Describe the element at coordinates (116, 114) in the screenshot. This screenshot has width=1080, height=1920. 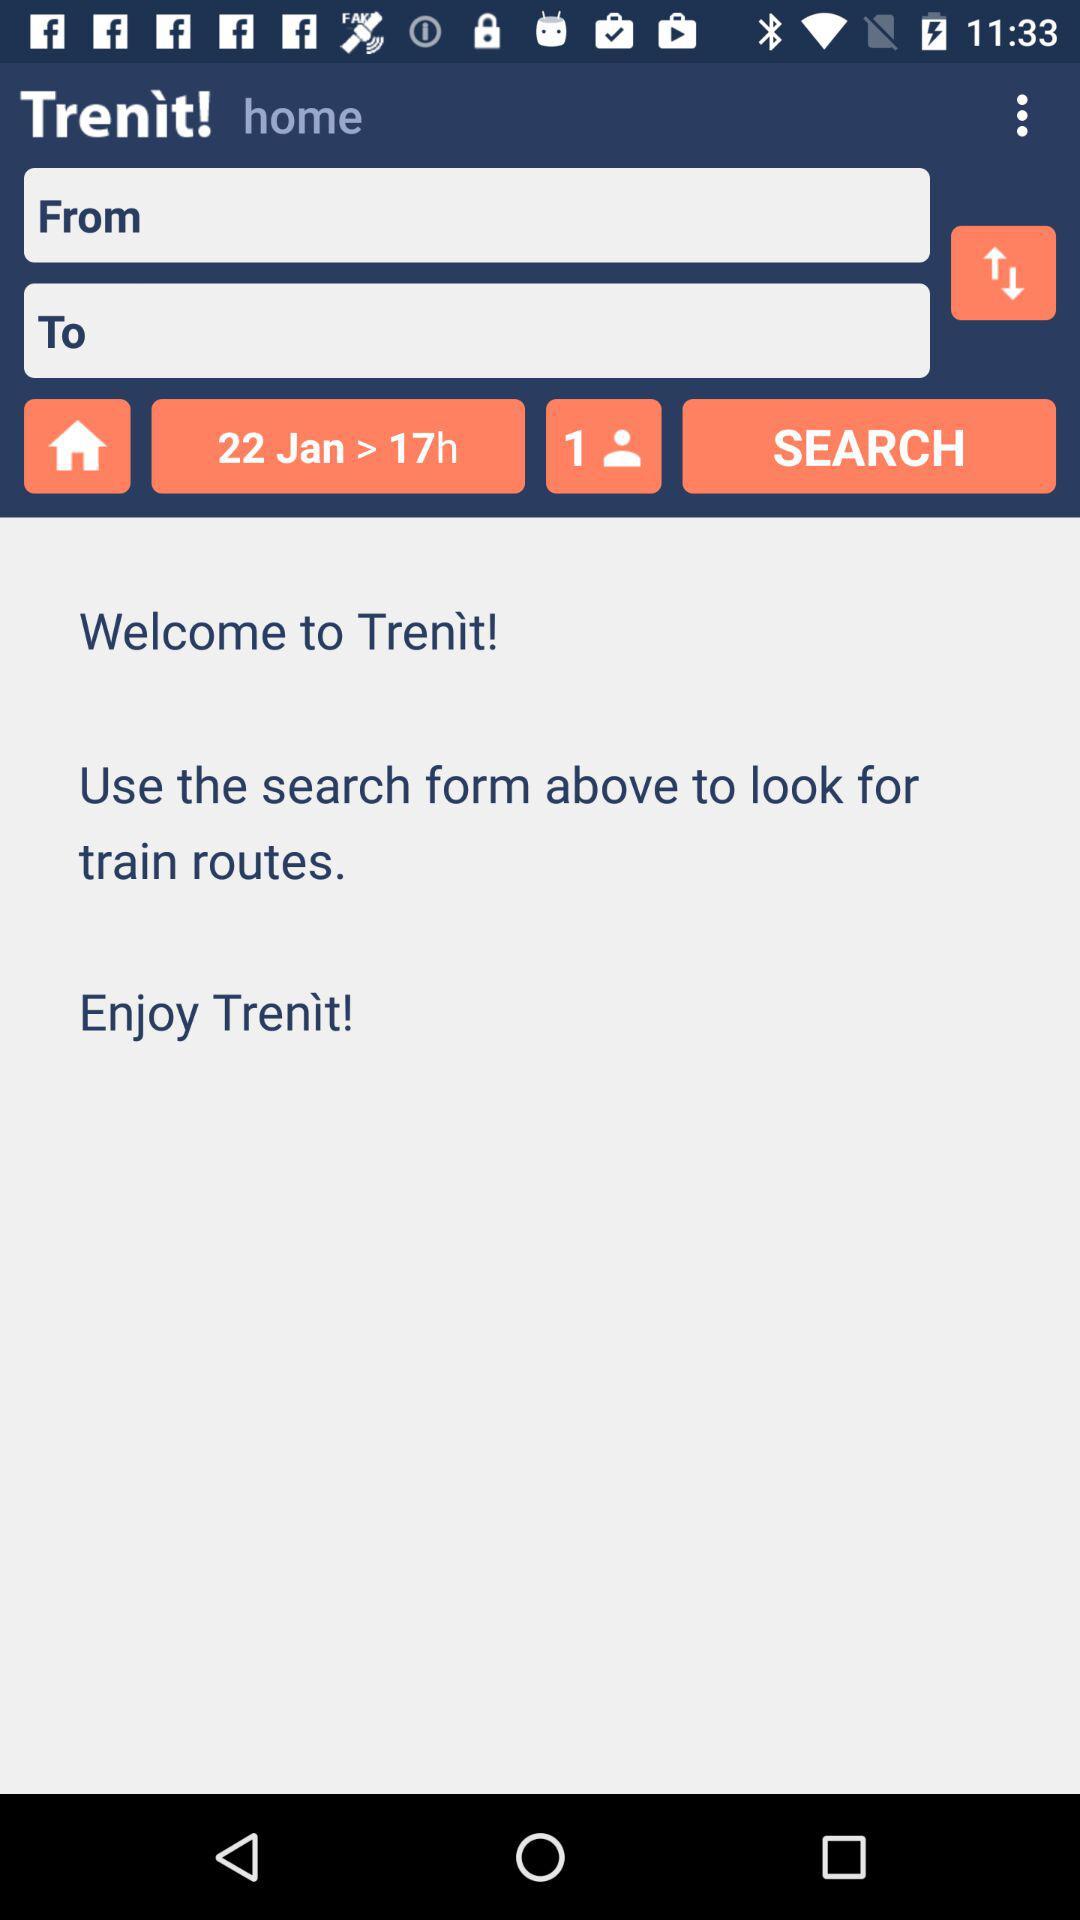
I see `the item above from icon` at that location.